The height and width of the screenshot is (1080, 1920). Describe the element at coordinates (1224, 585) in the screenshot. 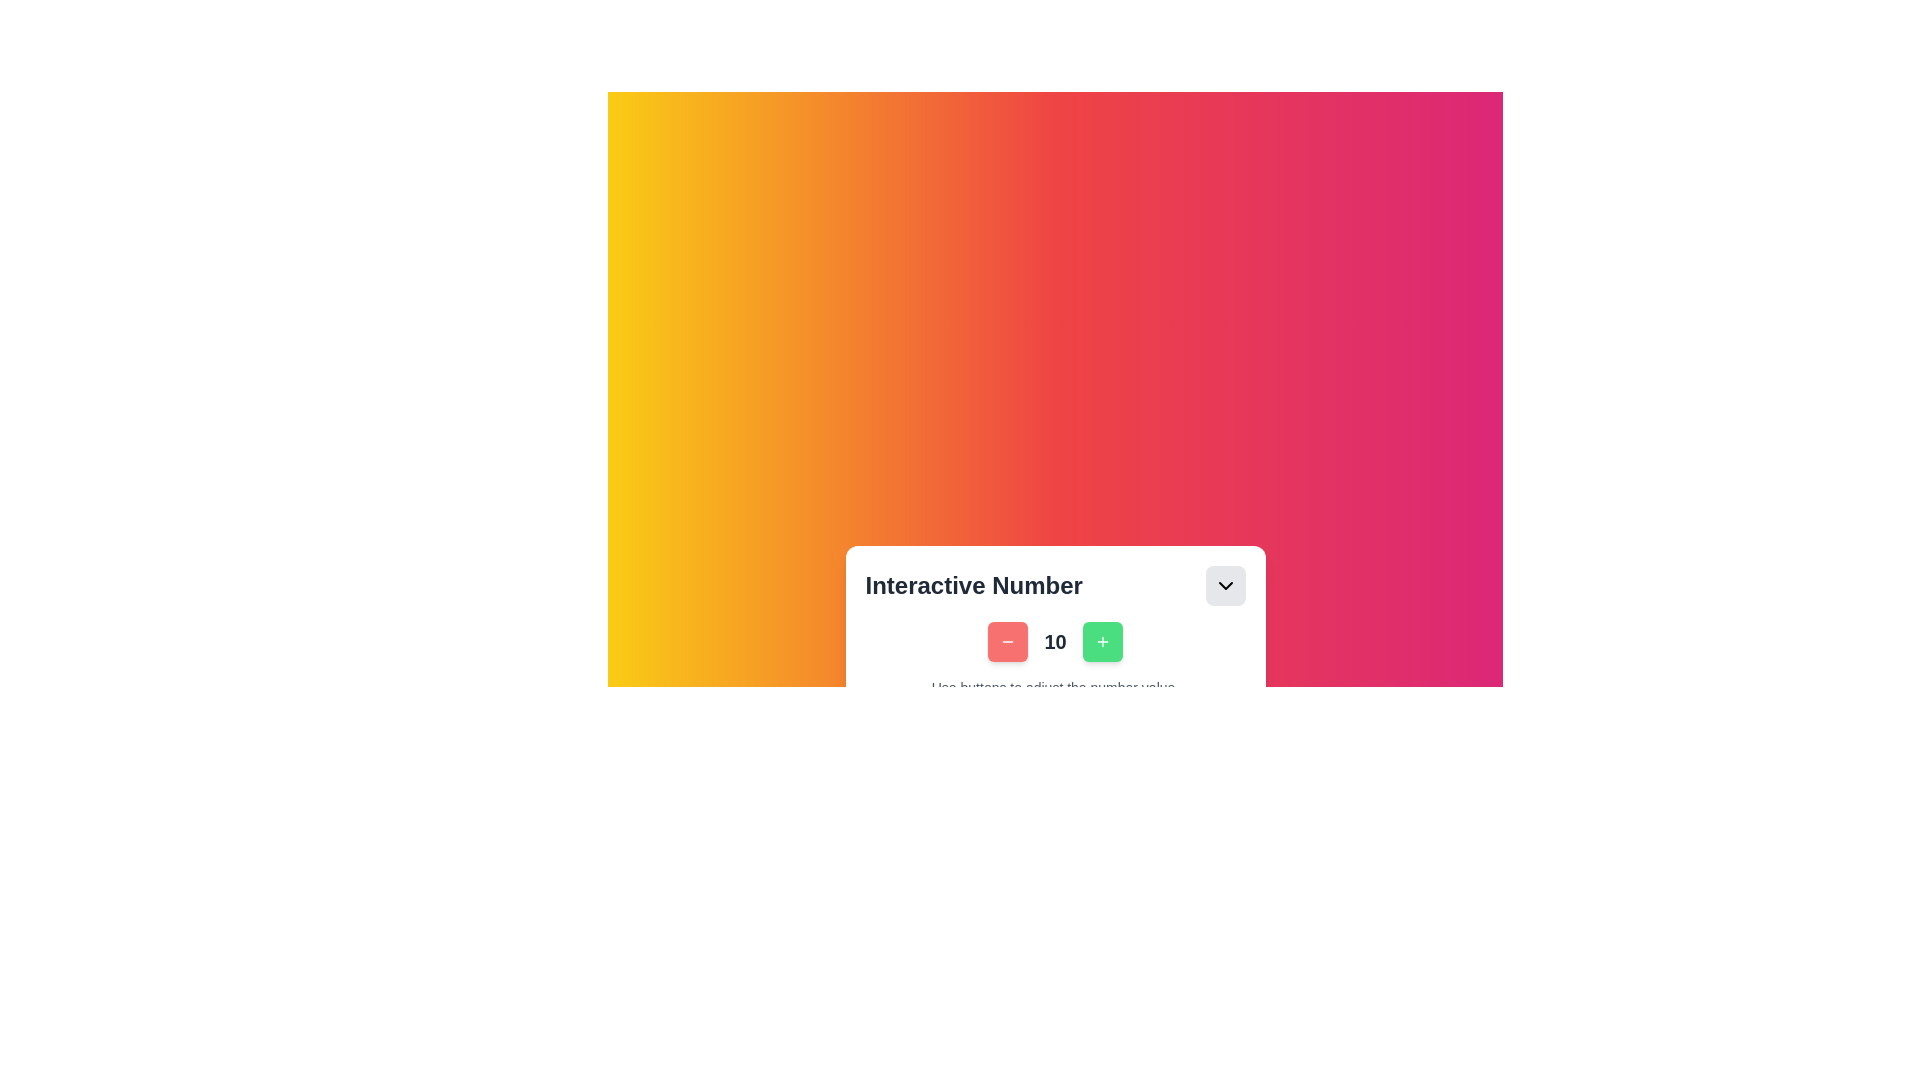

I see `the downward-facing chevron icon located in the top-right corner of the 'Interactive Number' card` at that location.